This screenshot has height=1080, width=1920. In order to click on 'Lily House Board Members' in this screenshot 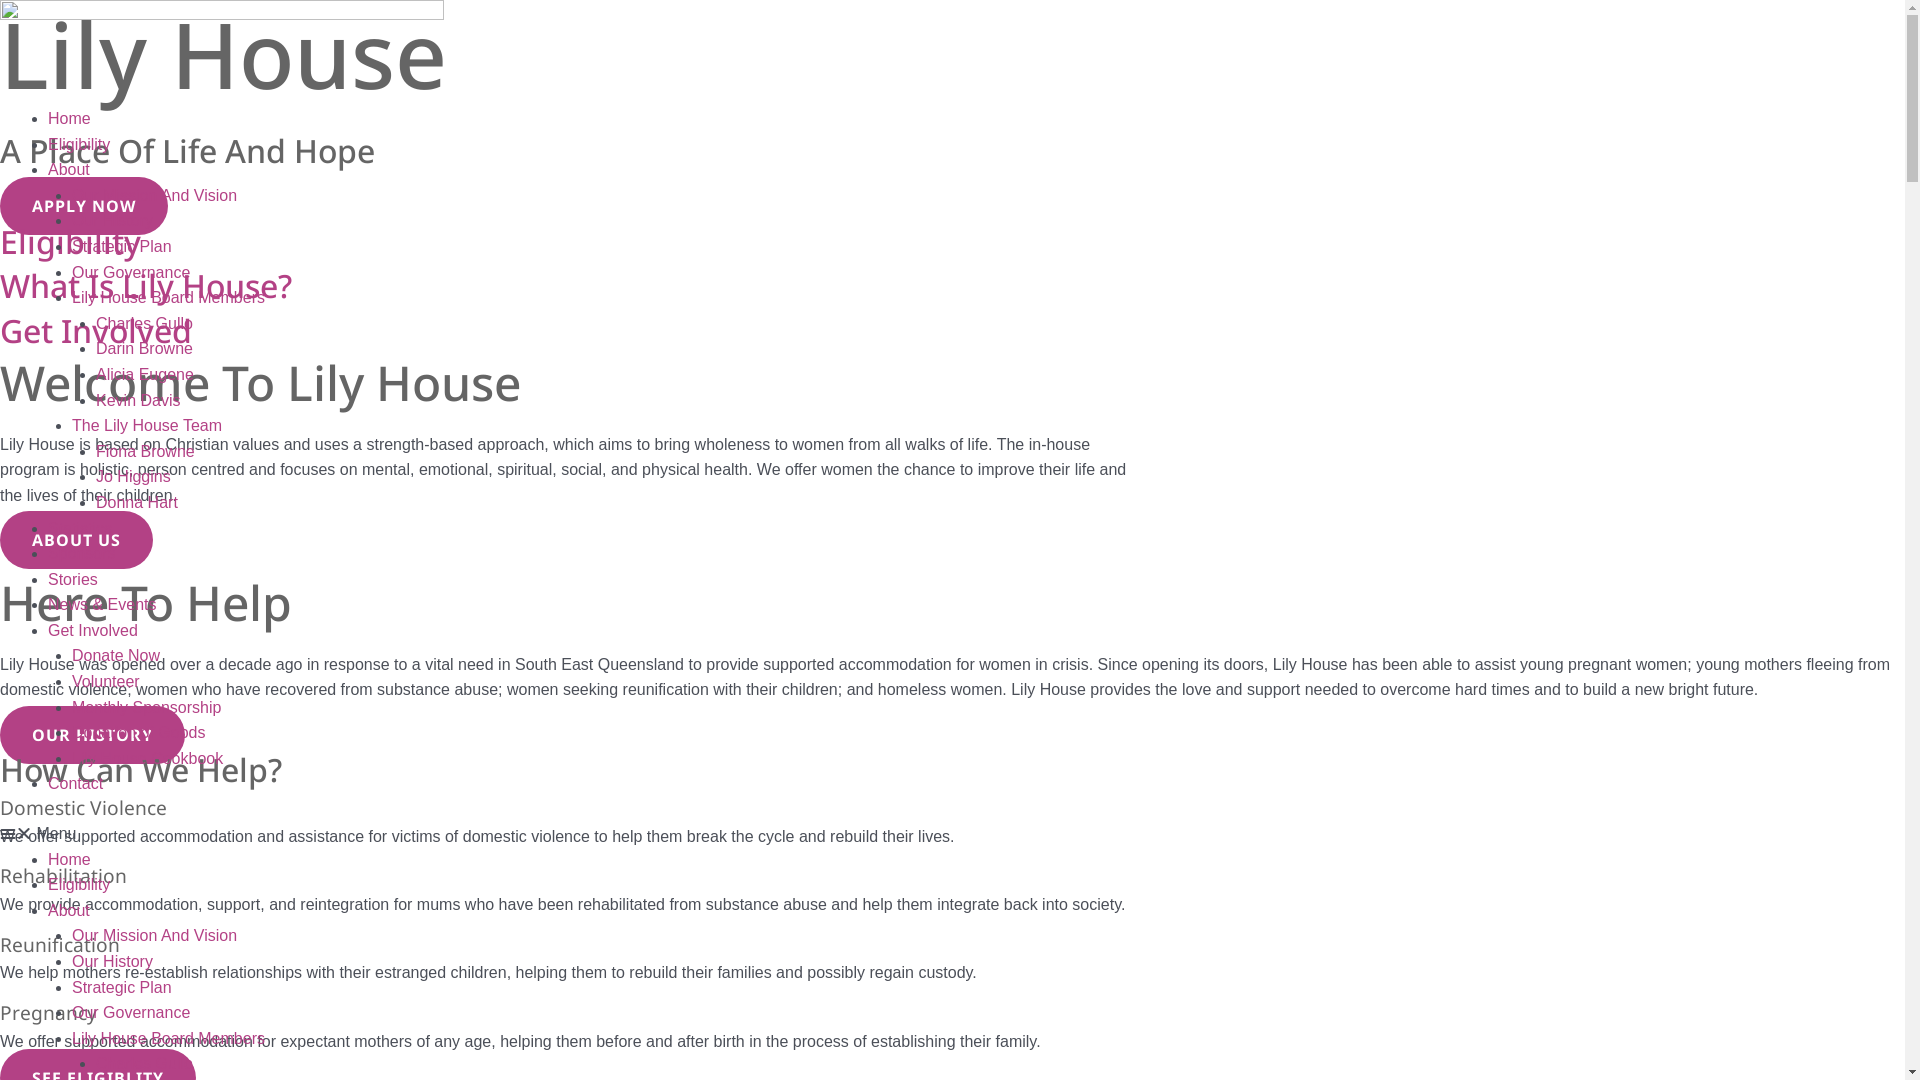, I will do `click(168, 1037)`.